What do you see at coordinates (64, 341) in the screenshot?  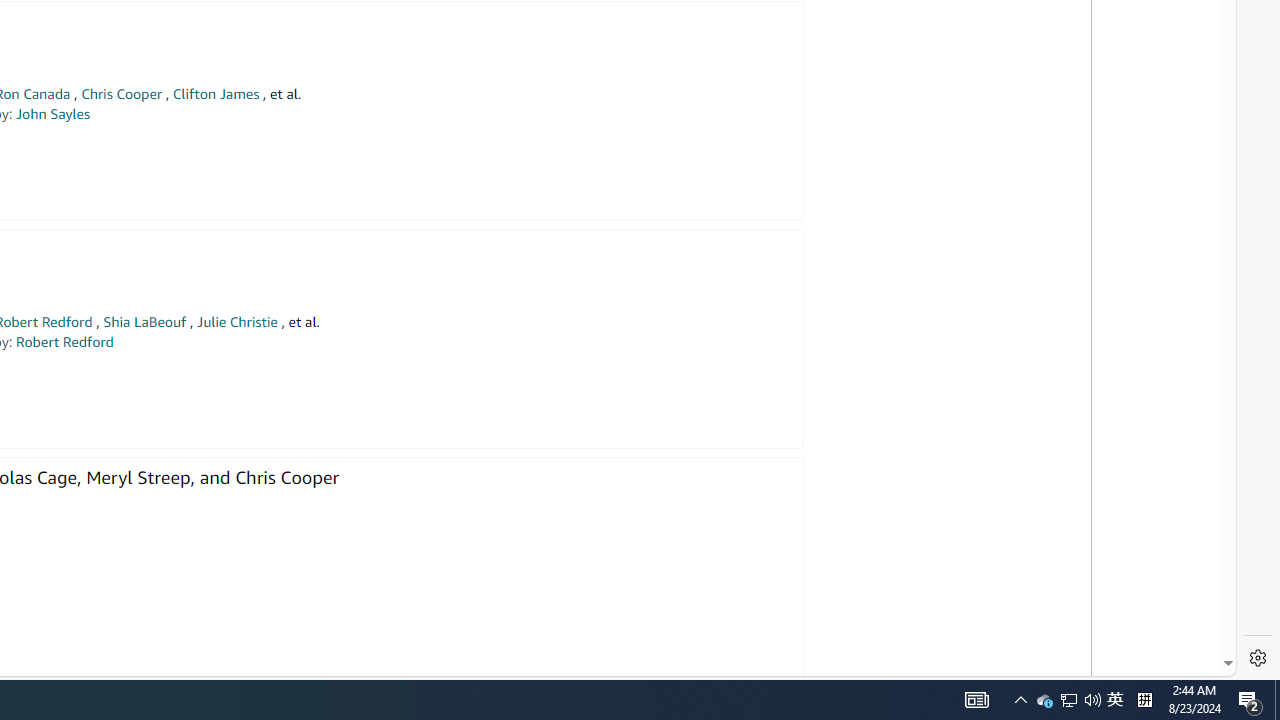 I see `'Robert Redford'` at bounding box center [64, 341].